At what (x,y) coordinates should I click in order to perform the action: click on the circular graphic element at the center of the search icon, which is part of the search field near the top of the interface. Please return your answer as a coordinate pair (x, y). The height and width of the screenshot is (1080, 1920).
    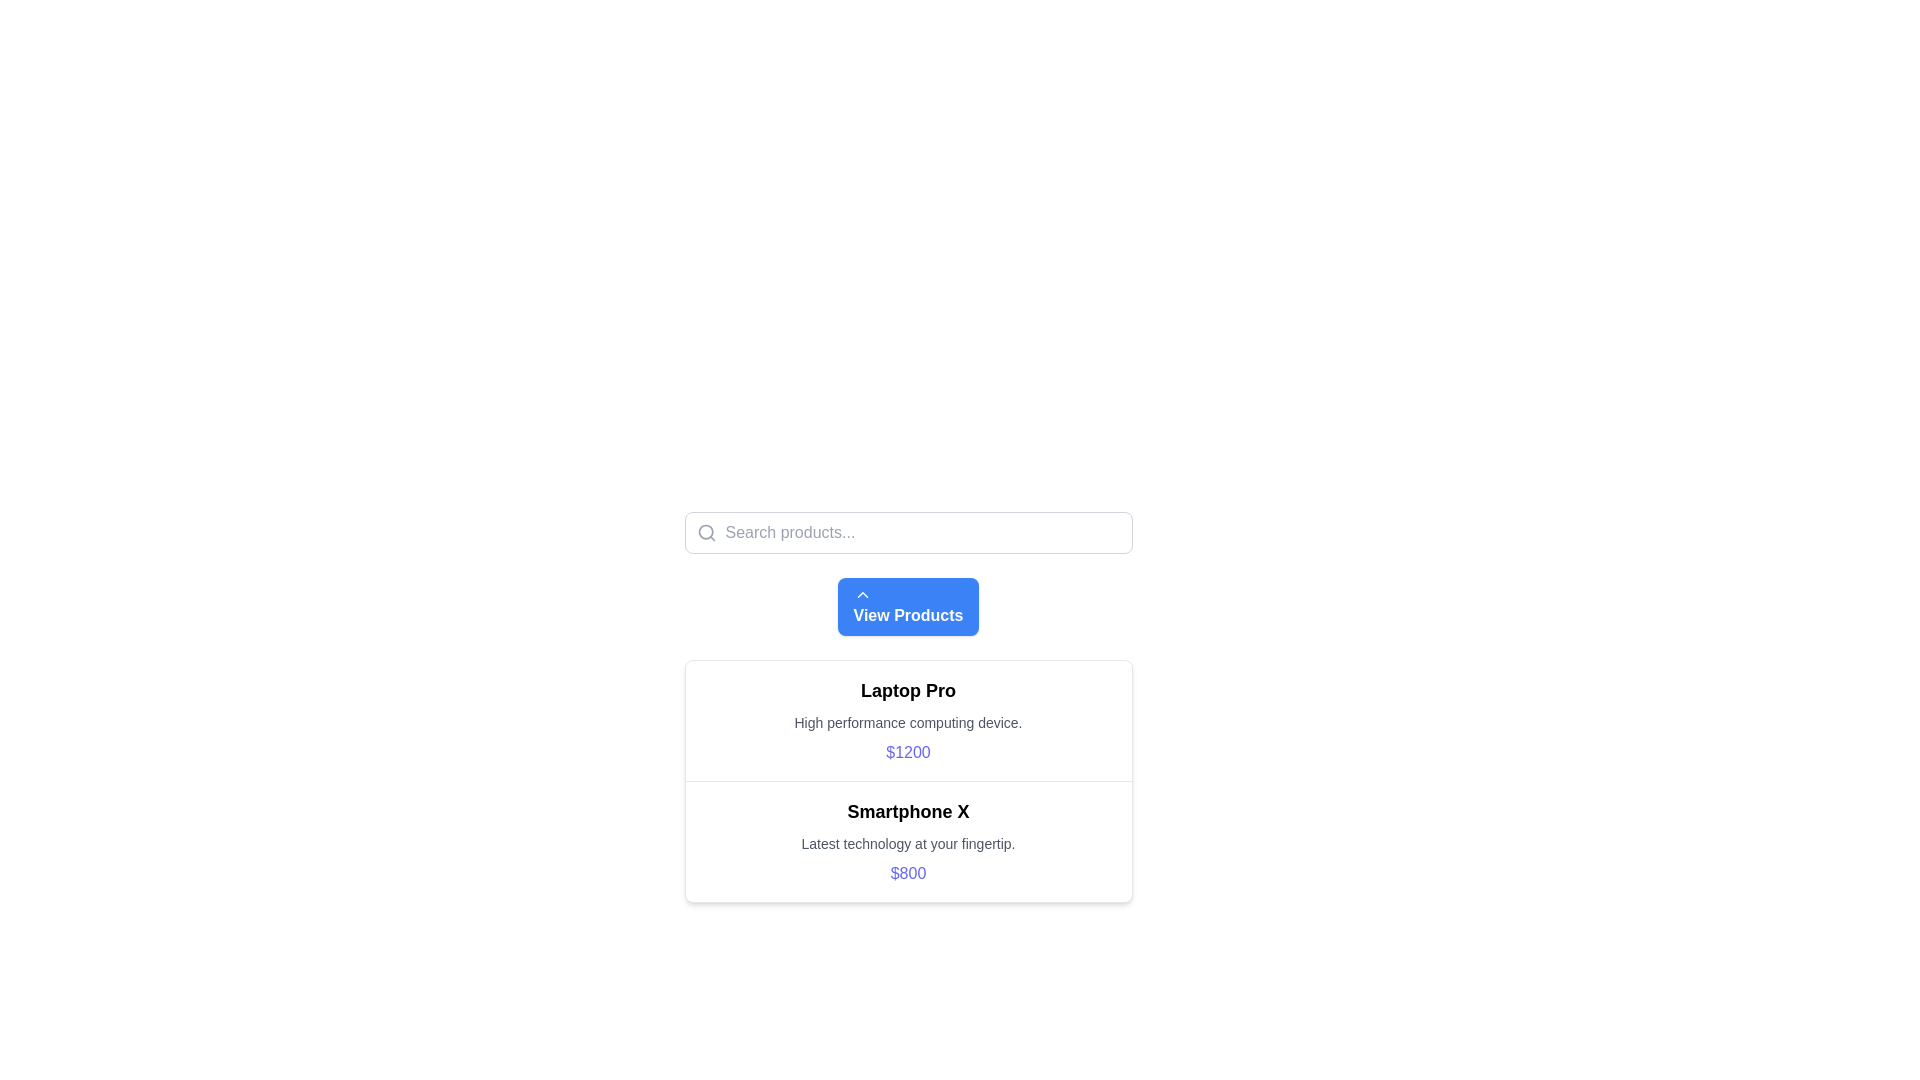
    Looking at the image, I should click on (705, 531).